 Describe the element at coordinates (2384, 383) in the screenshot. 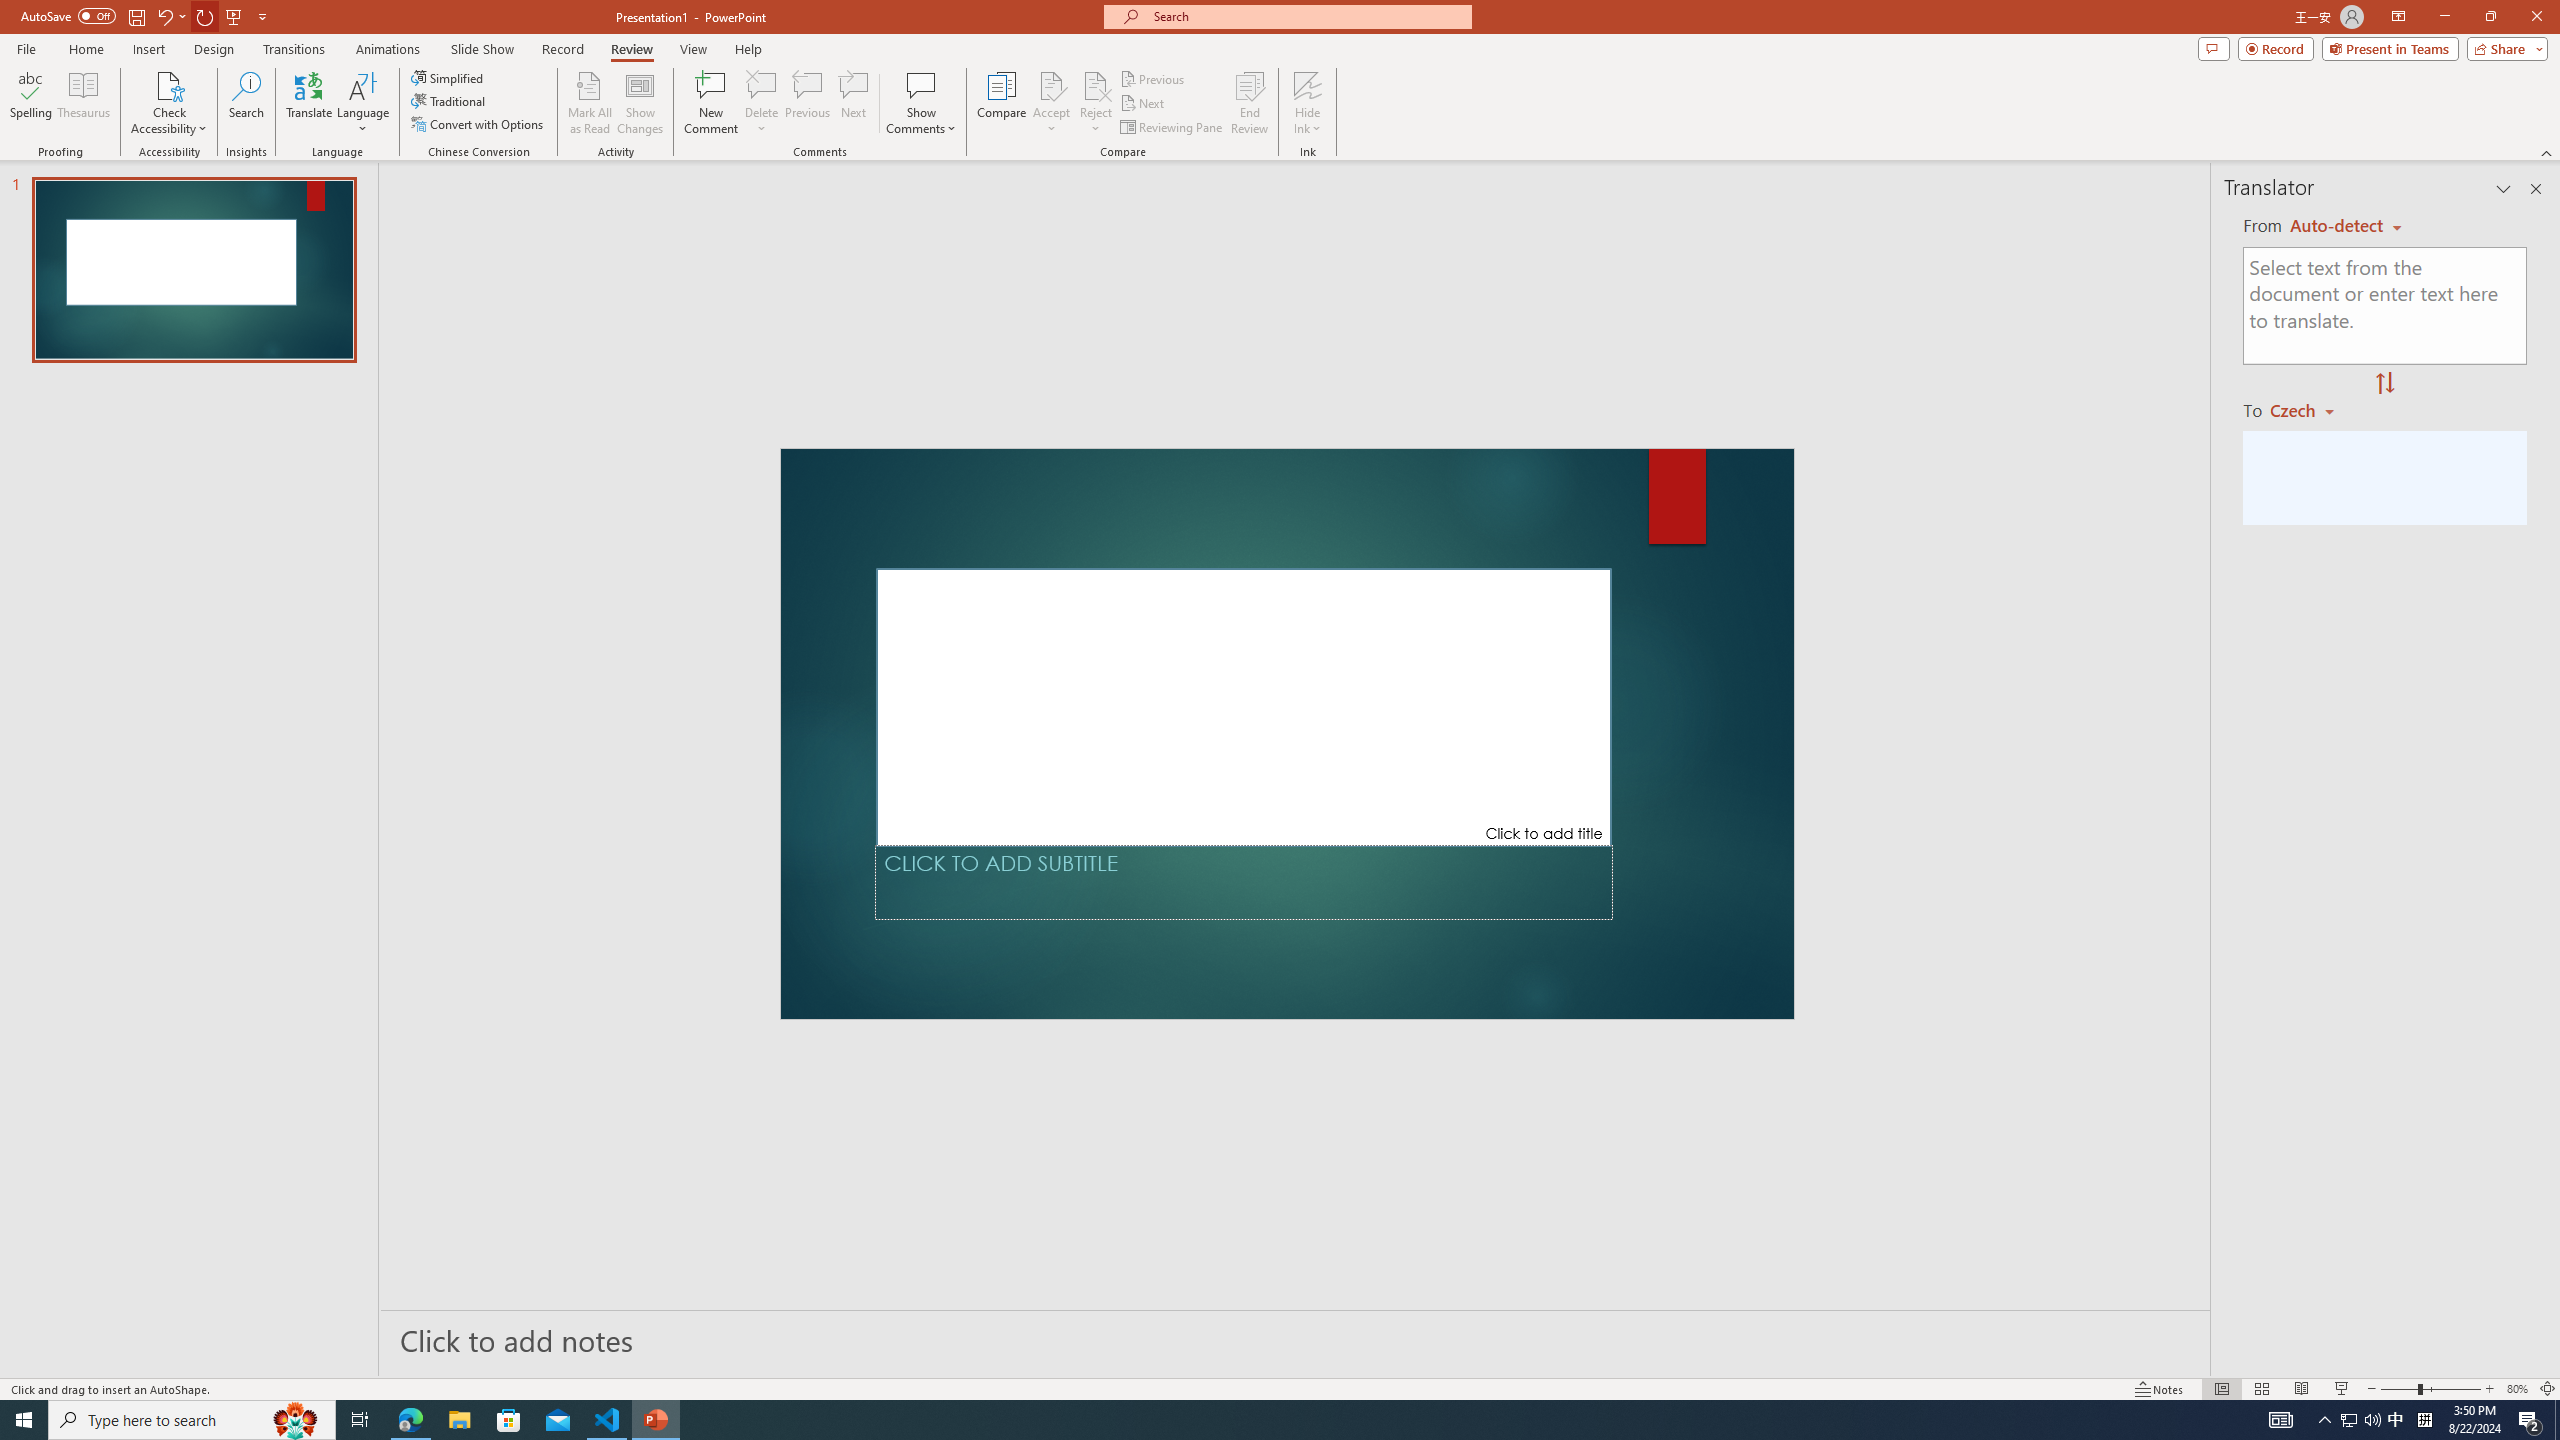

I see `'Swap "from" and "to" languages.'` at that location.